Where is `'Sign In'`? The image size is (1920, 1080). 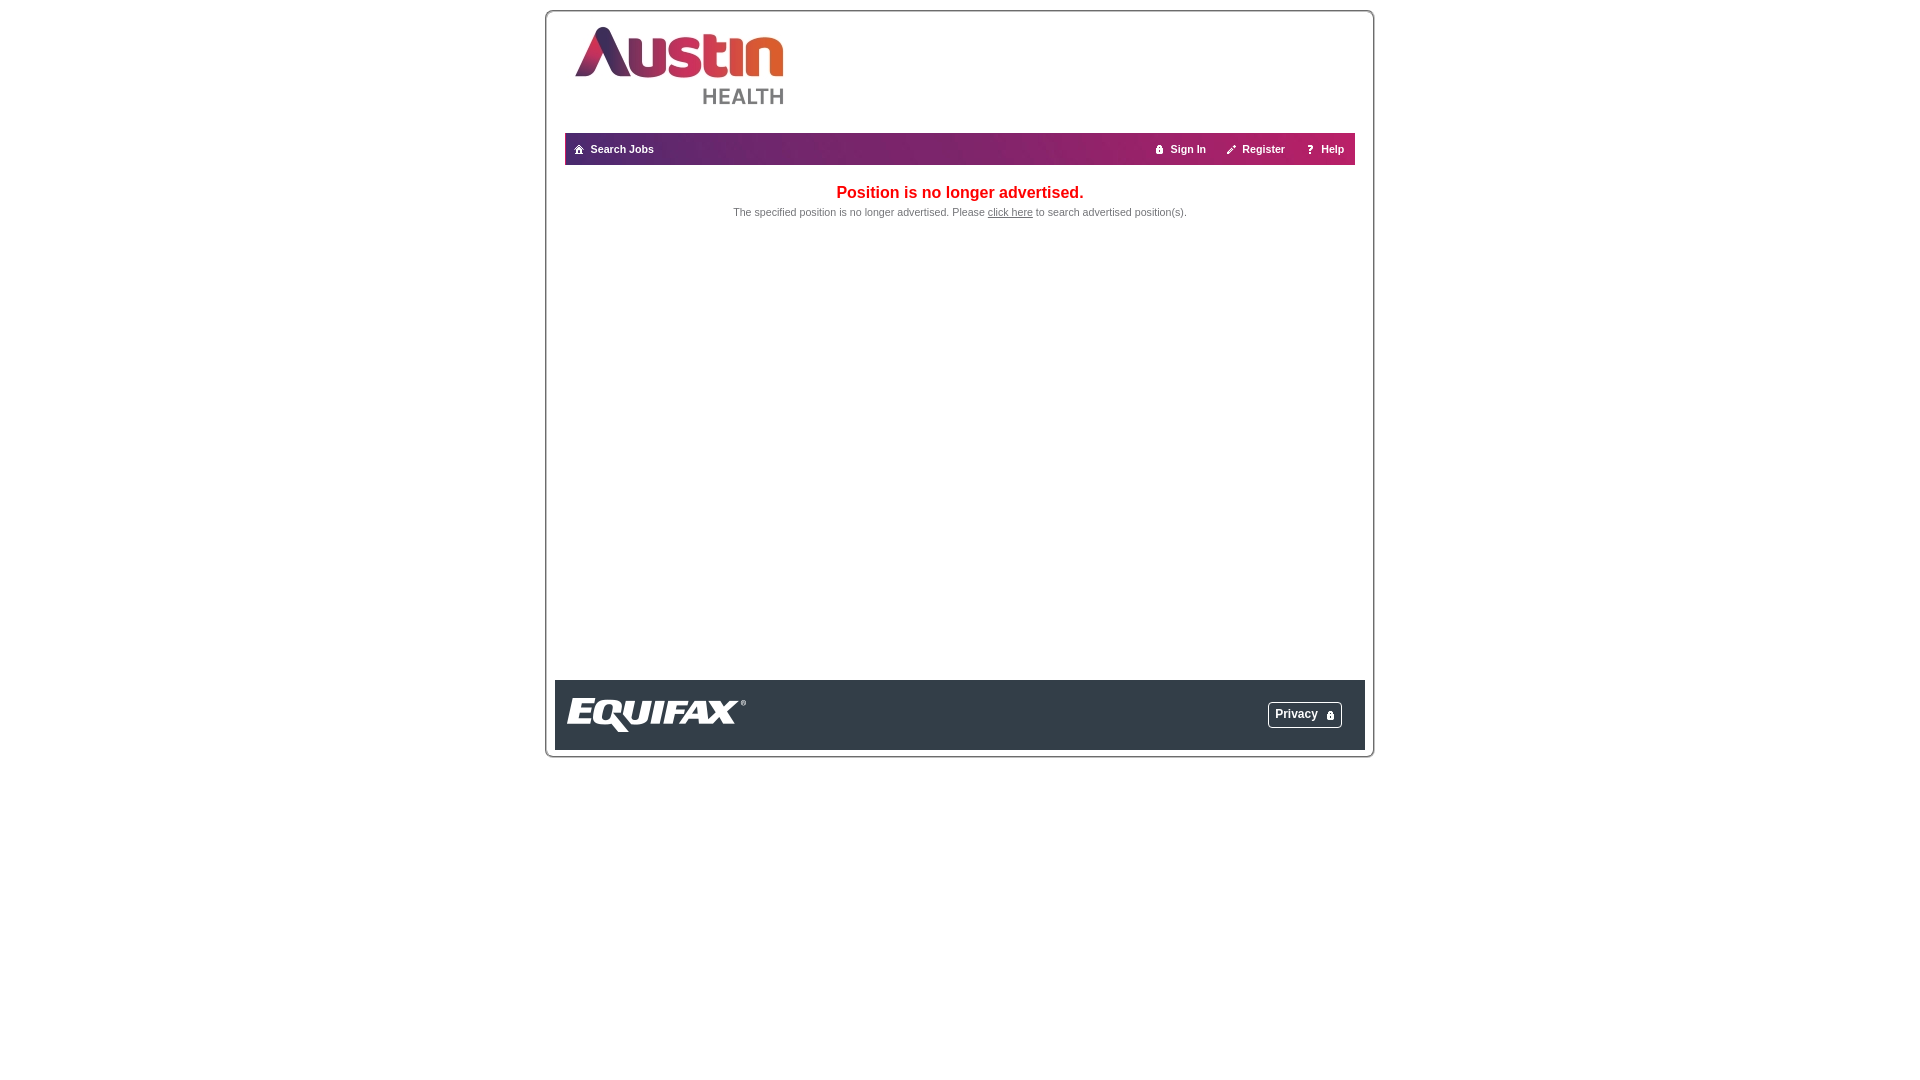
'Sign In' is located at coordinates (1180, 148).